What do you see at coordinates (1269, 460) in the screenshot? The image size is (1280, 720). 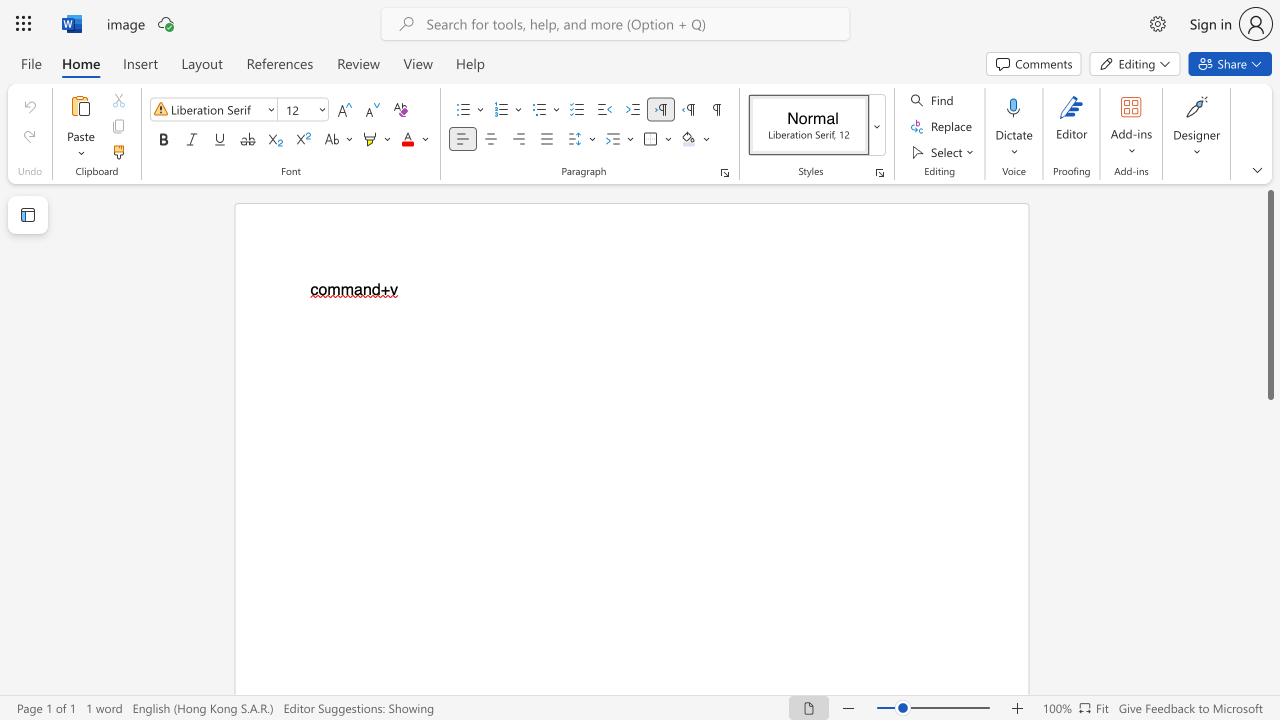 I see `the vertical scrollbar to lower the page content` at bounding box center [1269, 460].